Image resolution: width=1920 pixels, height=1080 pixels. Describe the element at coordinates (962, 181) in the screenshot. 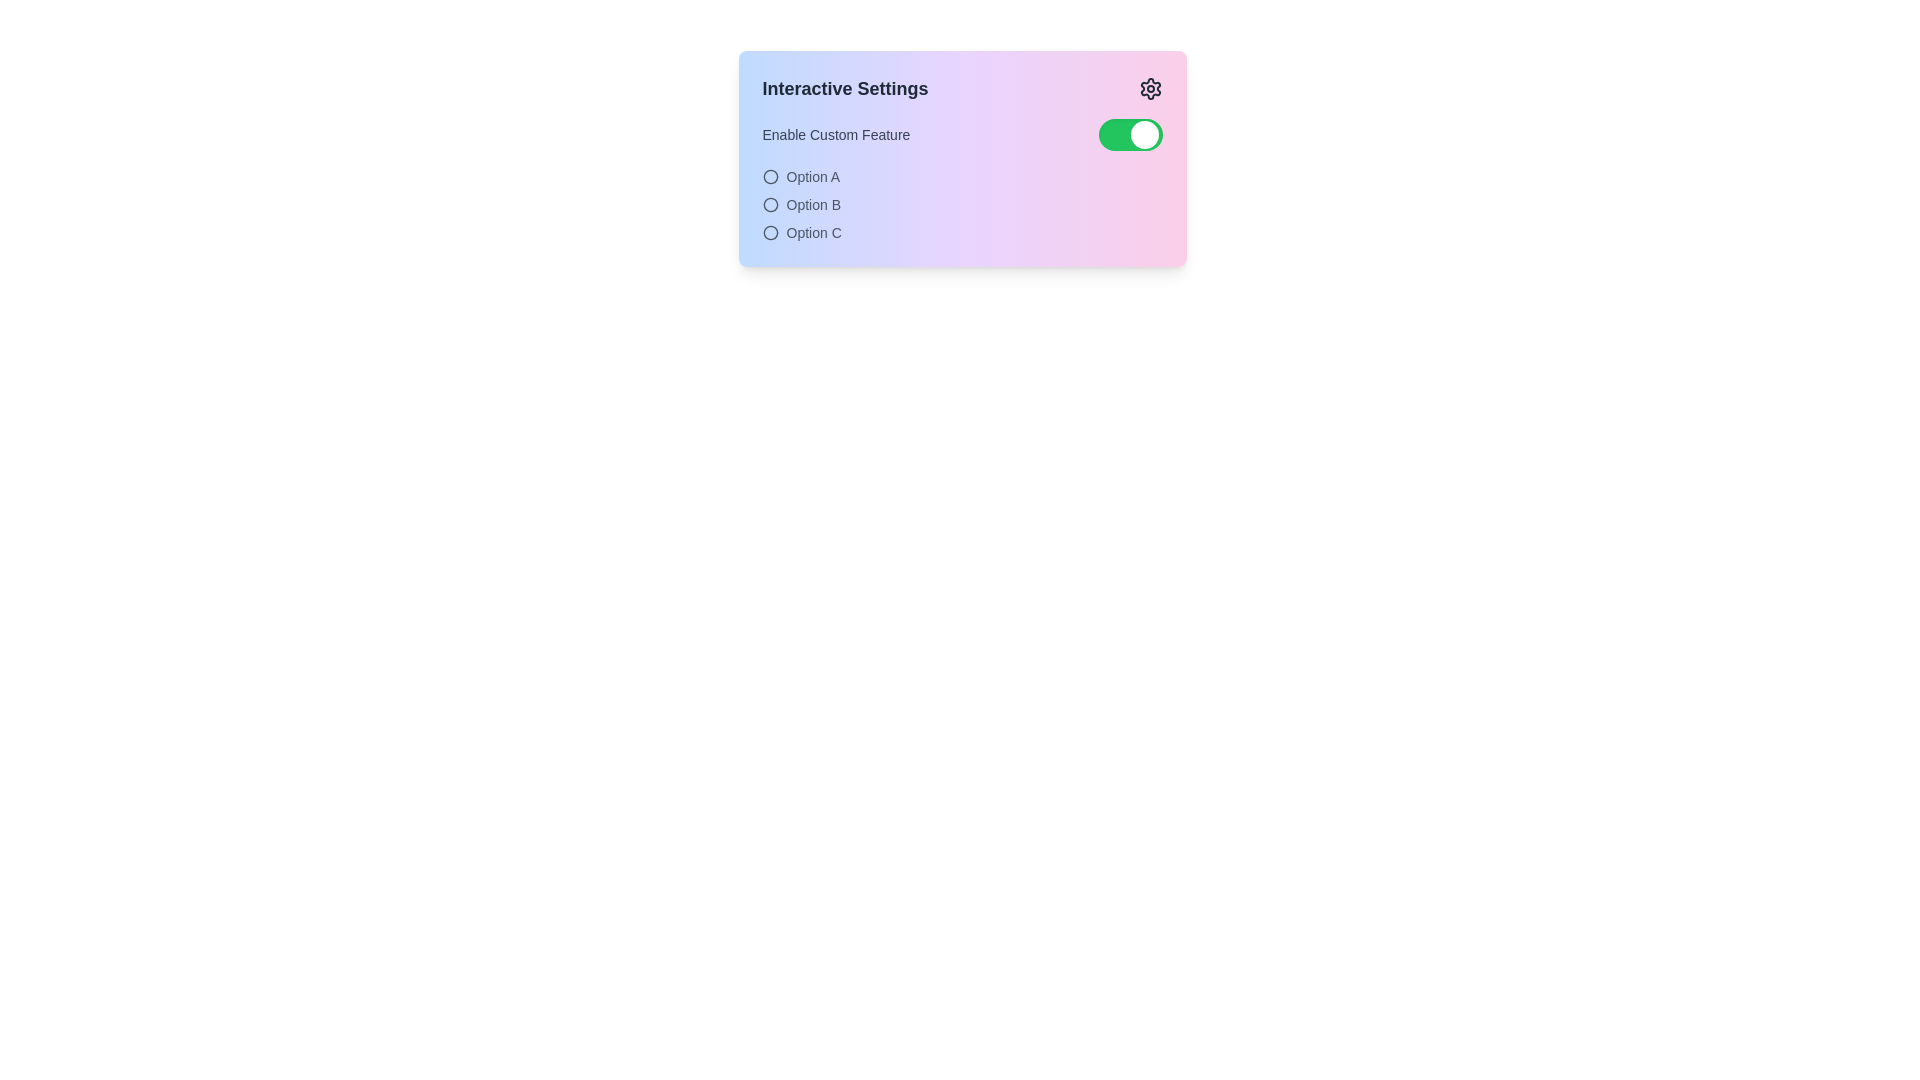

I see `the labels 'Option A,' 'Option B,' and 'Option C' in the Settings panel section titled 'Interactive Settings'` at that location.